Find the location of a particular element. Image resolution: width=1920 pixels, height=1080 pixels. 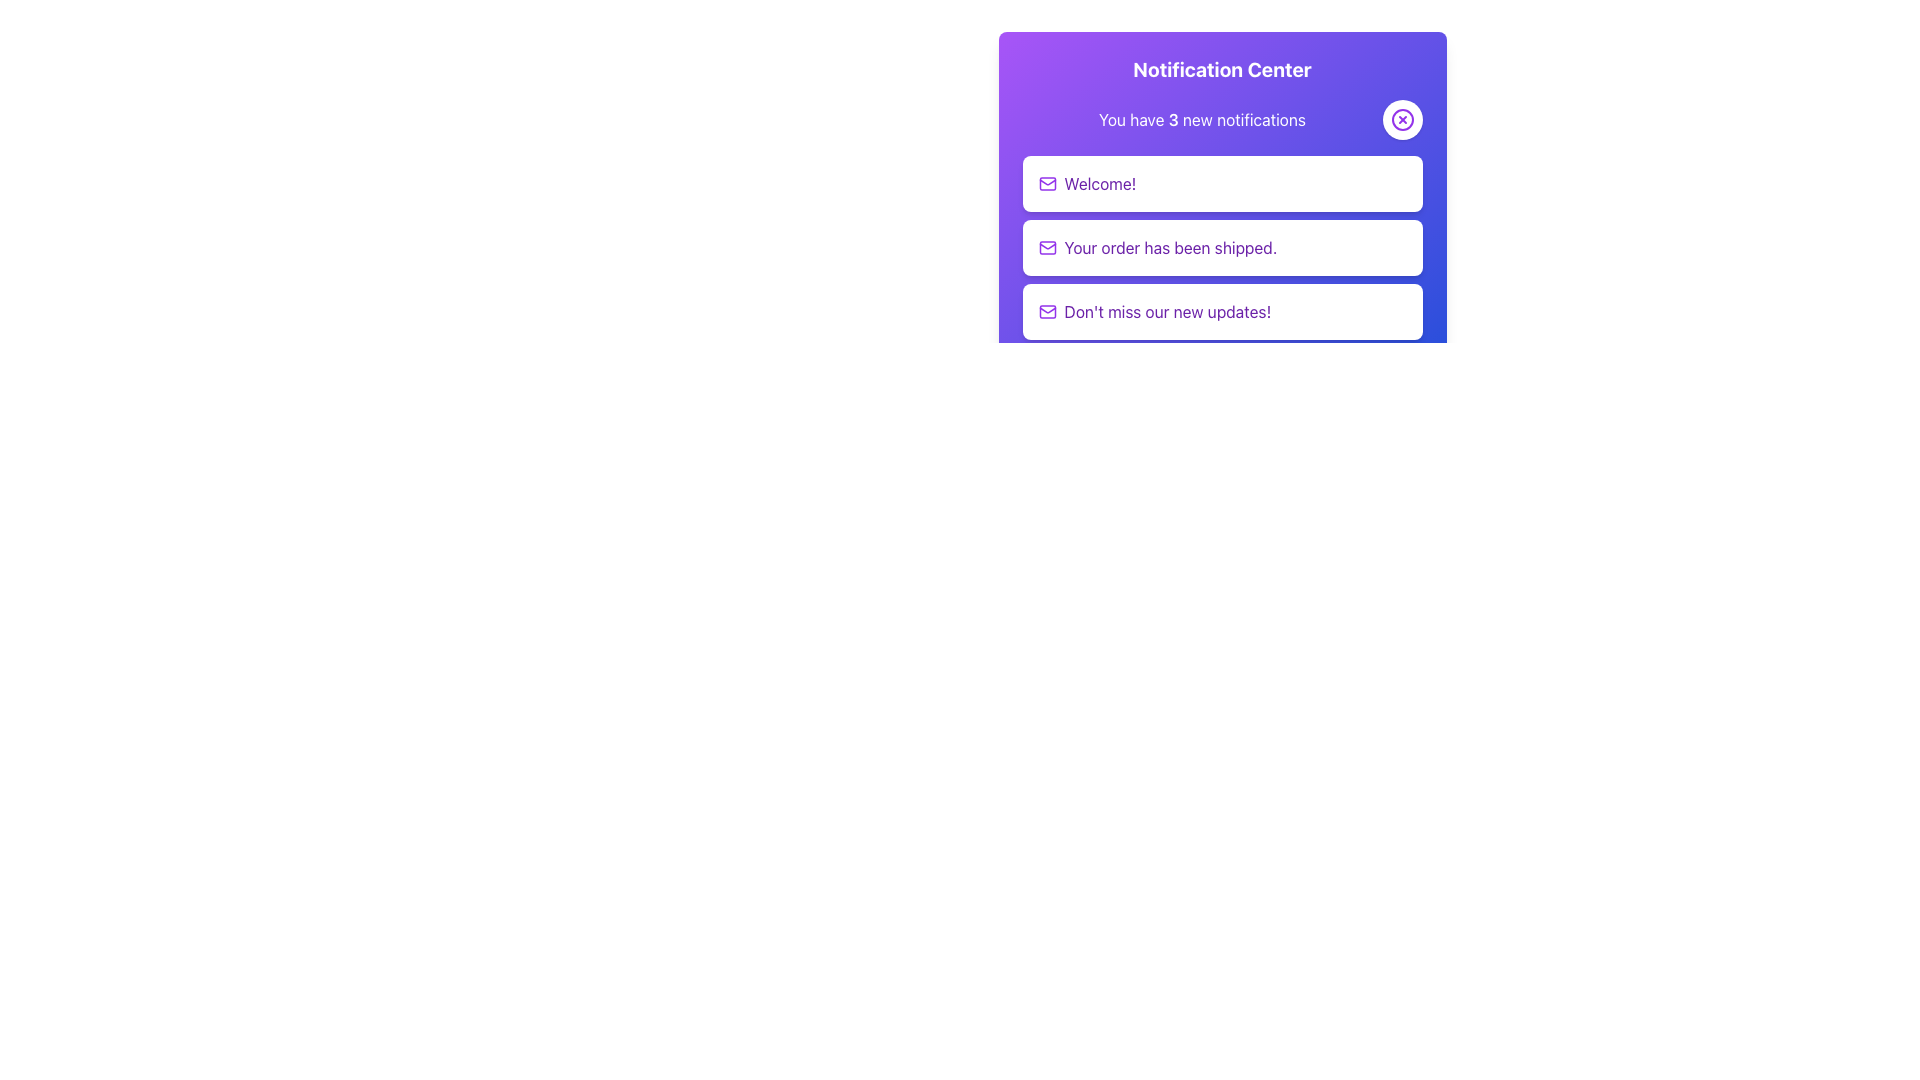

notification message 'Your order has been shipped.' which is the second notification in the list, styled in purple and accompanied by an envelope icon is located at coordinates (1221, 246).